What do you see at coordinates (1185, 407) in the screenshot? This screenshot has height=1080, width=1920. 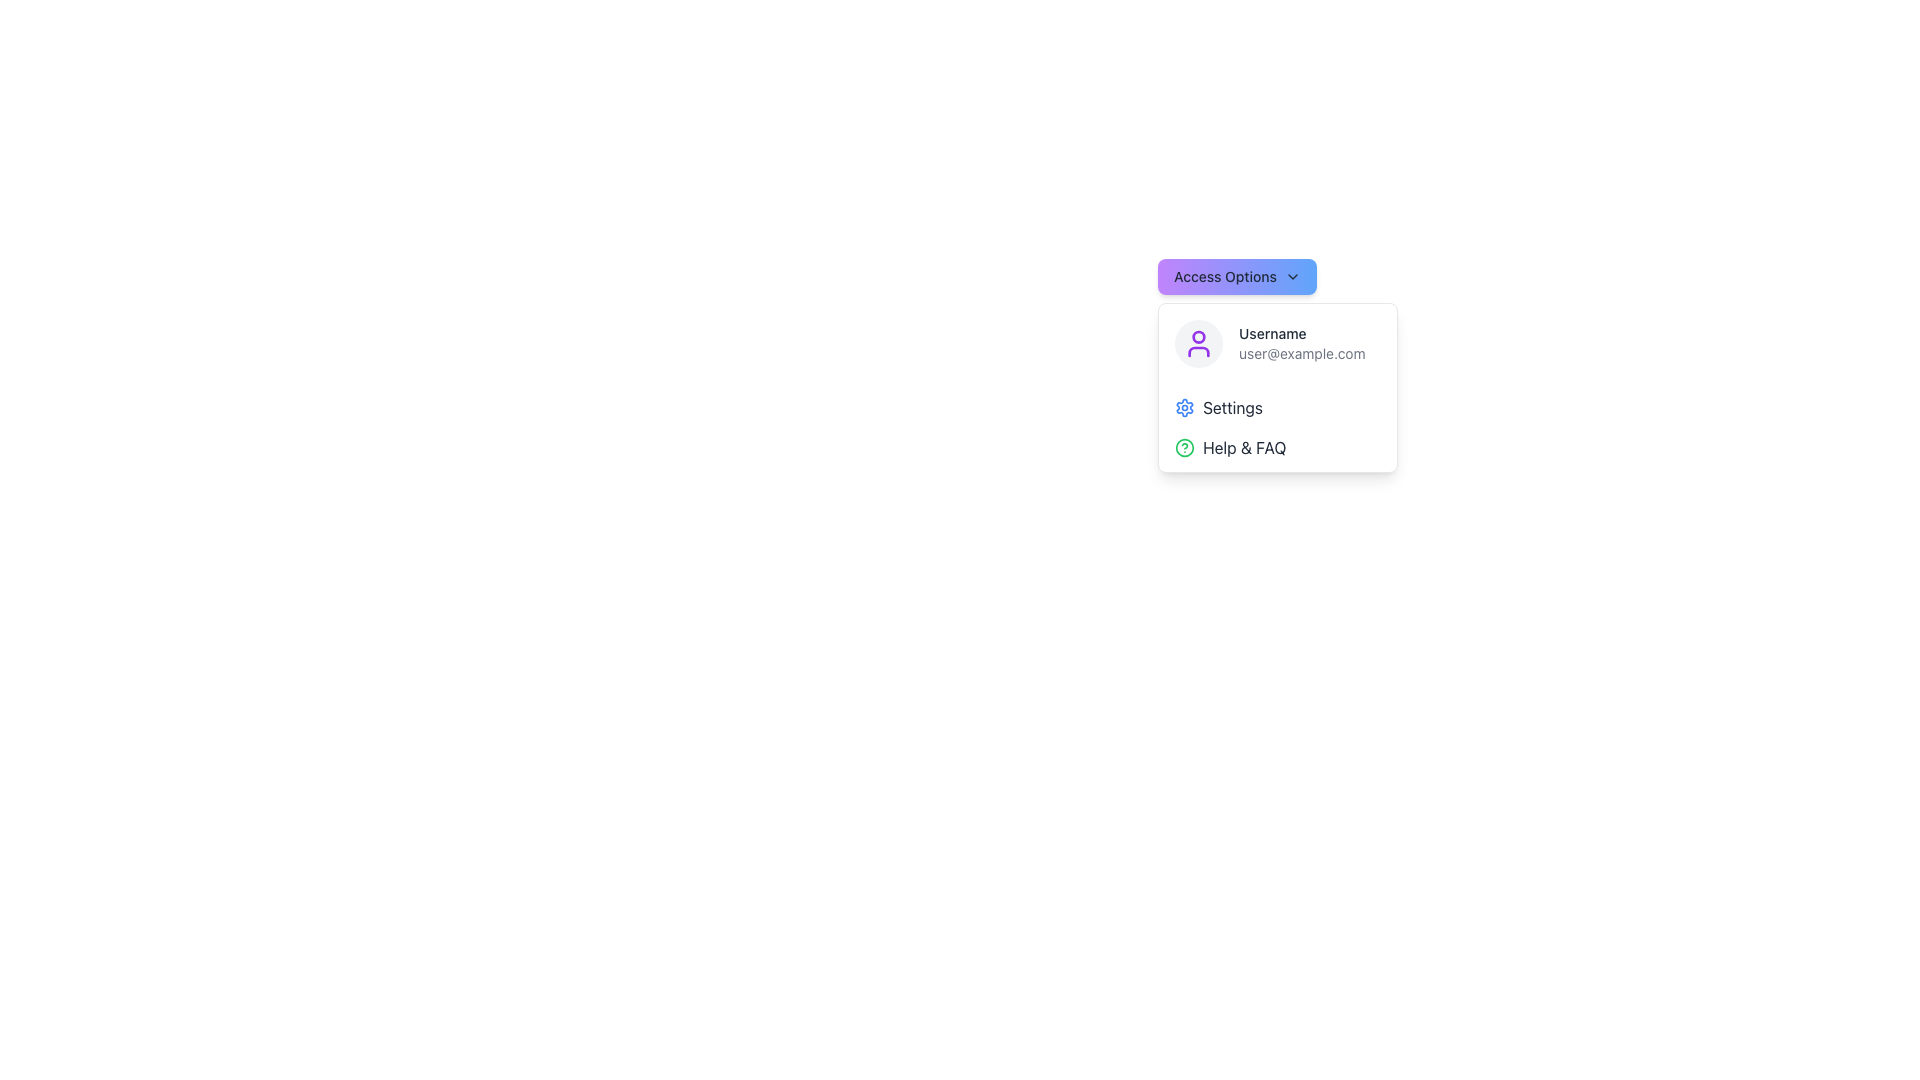 I see `the settings icon located in the top-right region of the dropdown menu, adjacent to the 'Settings' label and between the 'Access Options' button and the list items` at bounding box center [1185, 407].